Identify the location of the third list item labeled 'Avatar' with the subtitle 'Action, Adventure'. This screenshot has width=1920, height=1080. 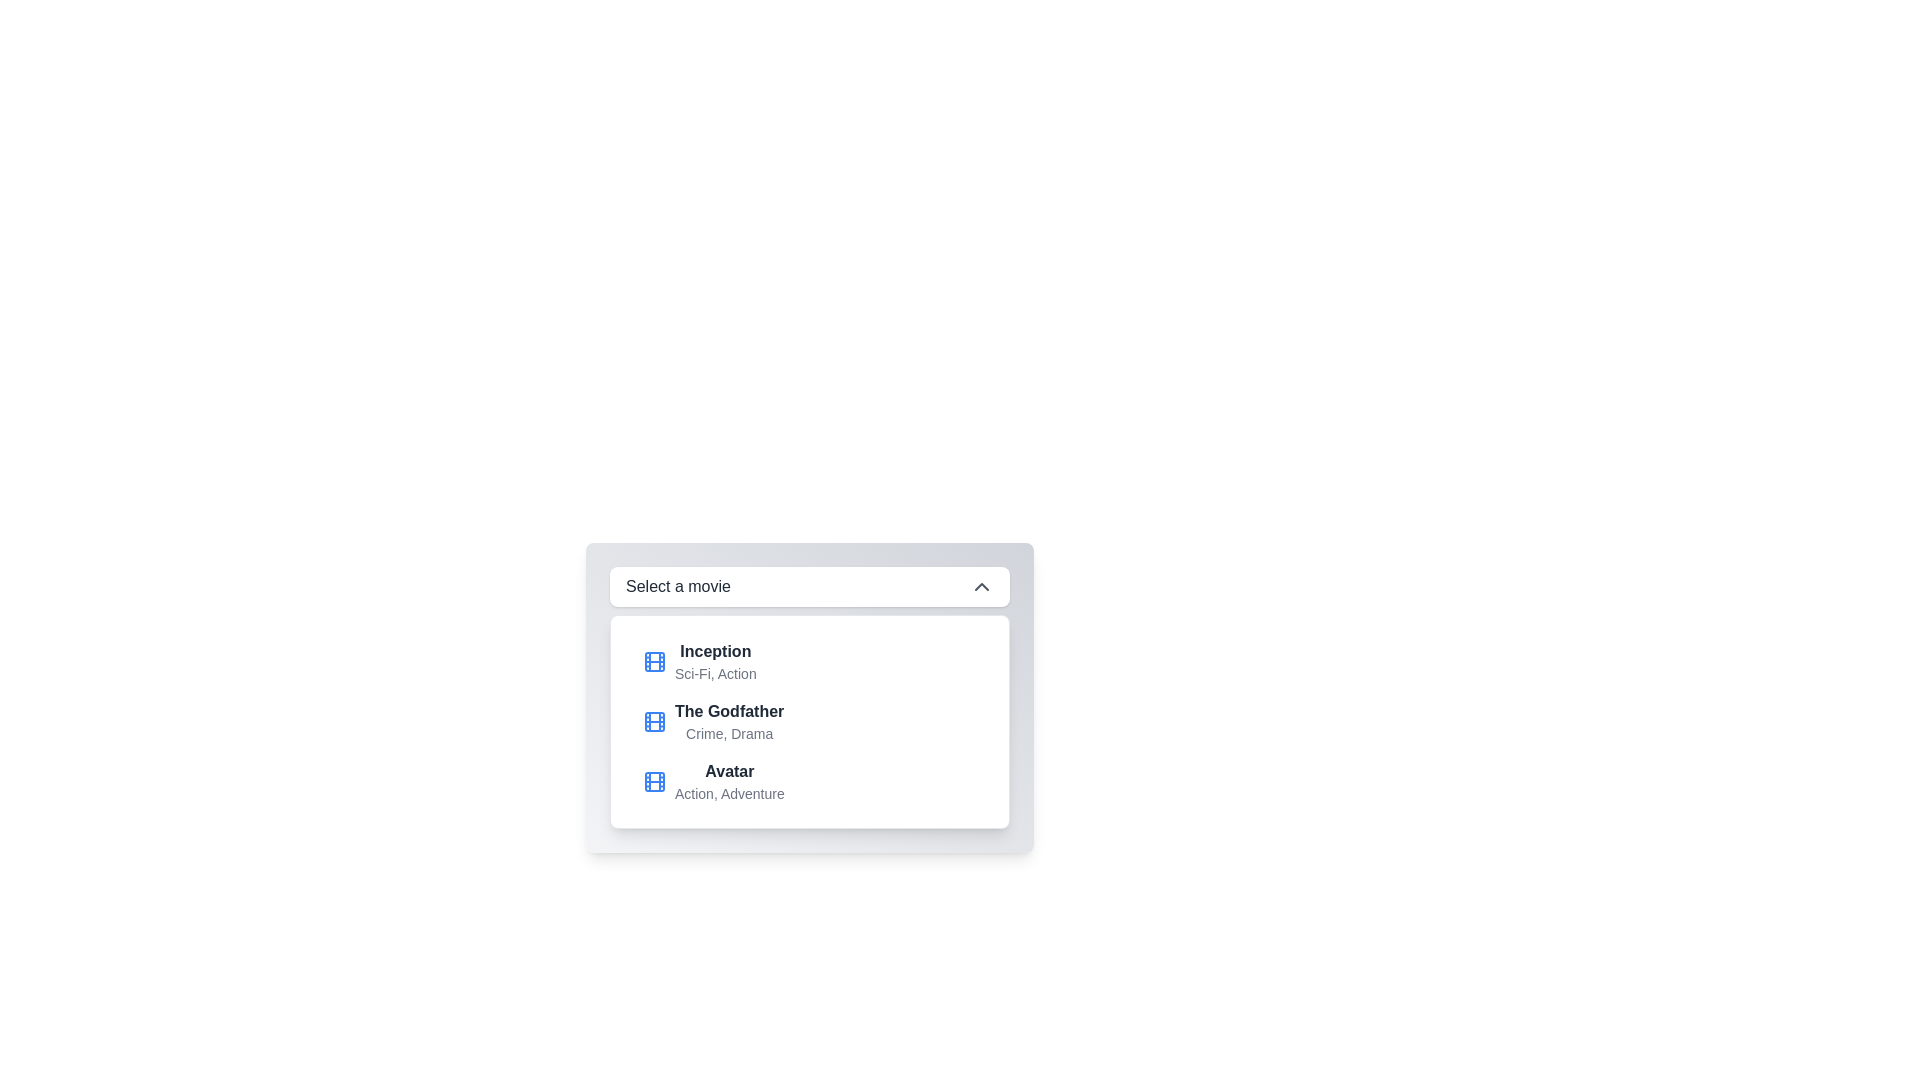
(728, 781).